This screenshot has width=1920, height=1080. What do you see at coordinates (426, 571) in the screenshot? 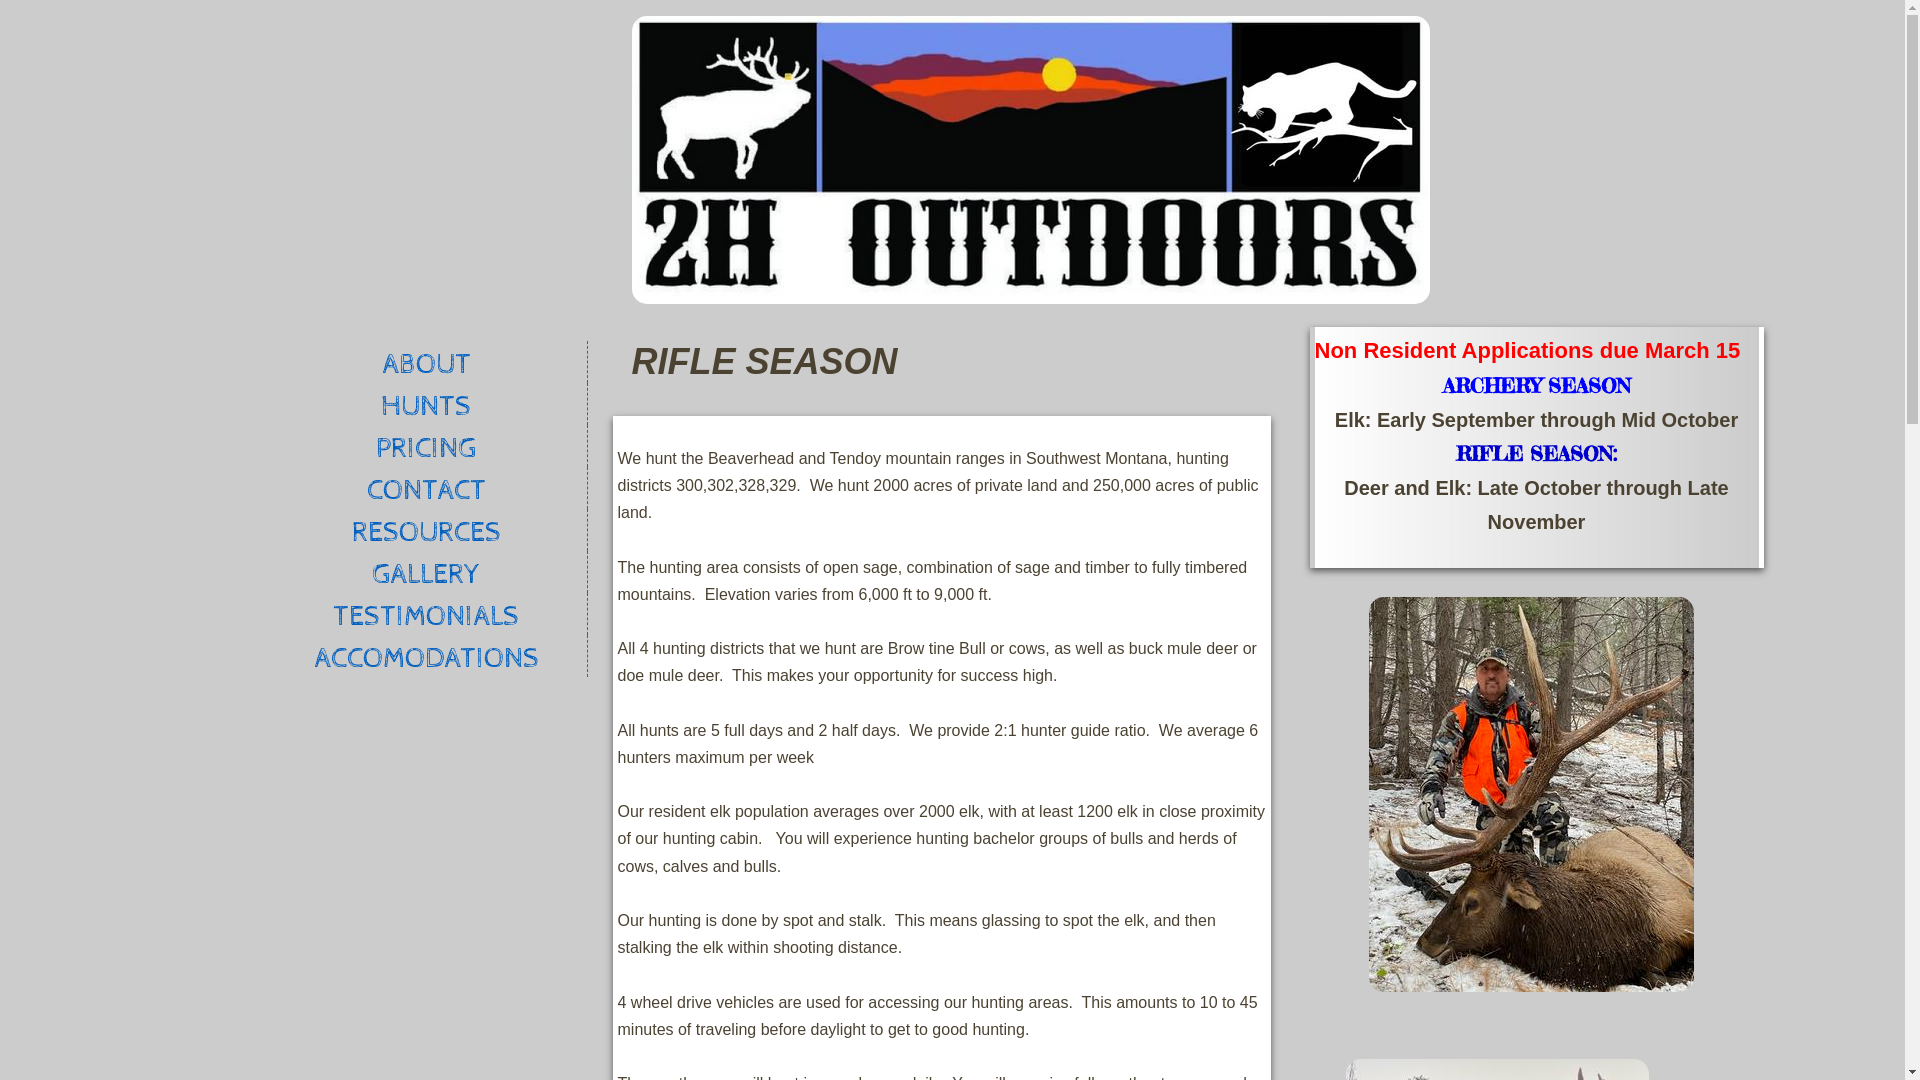
I see `'GALLERY'` at bounding box center [426, 571].